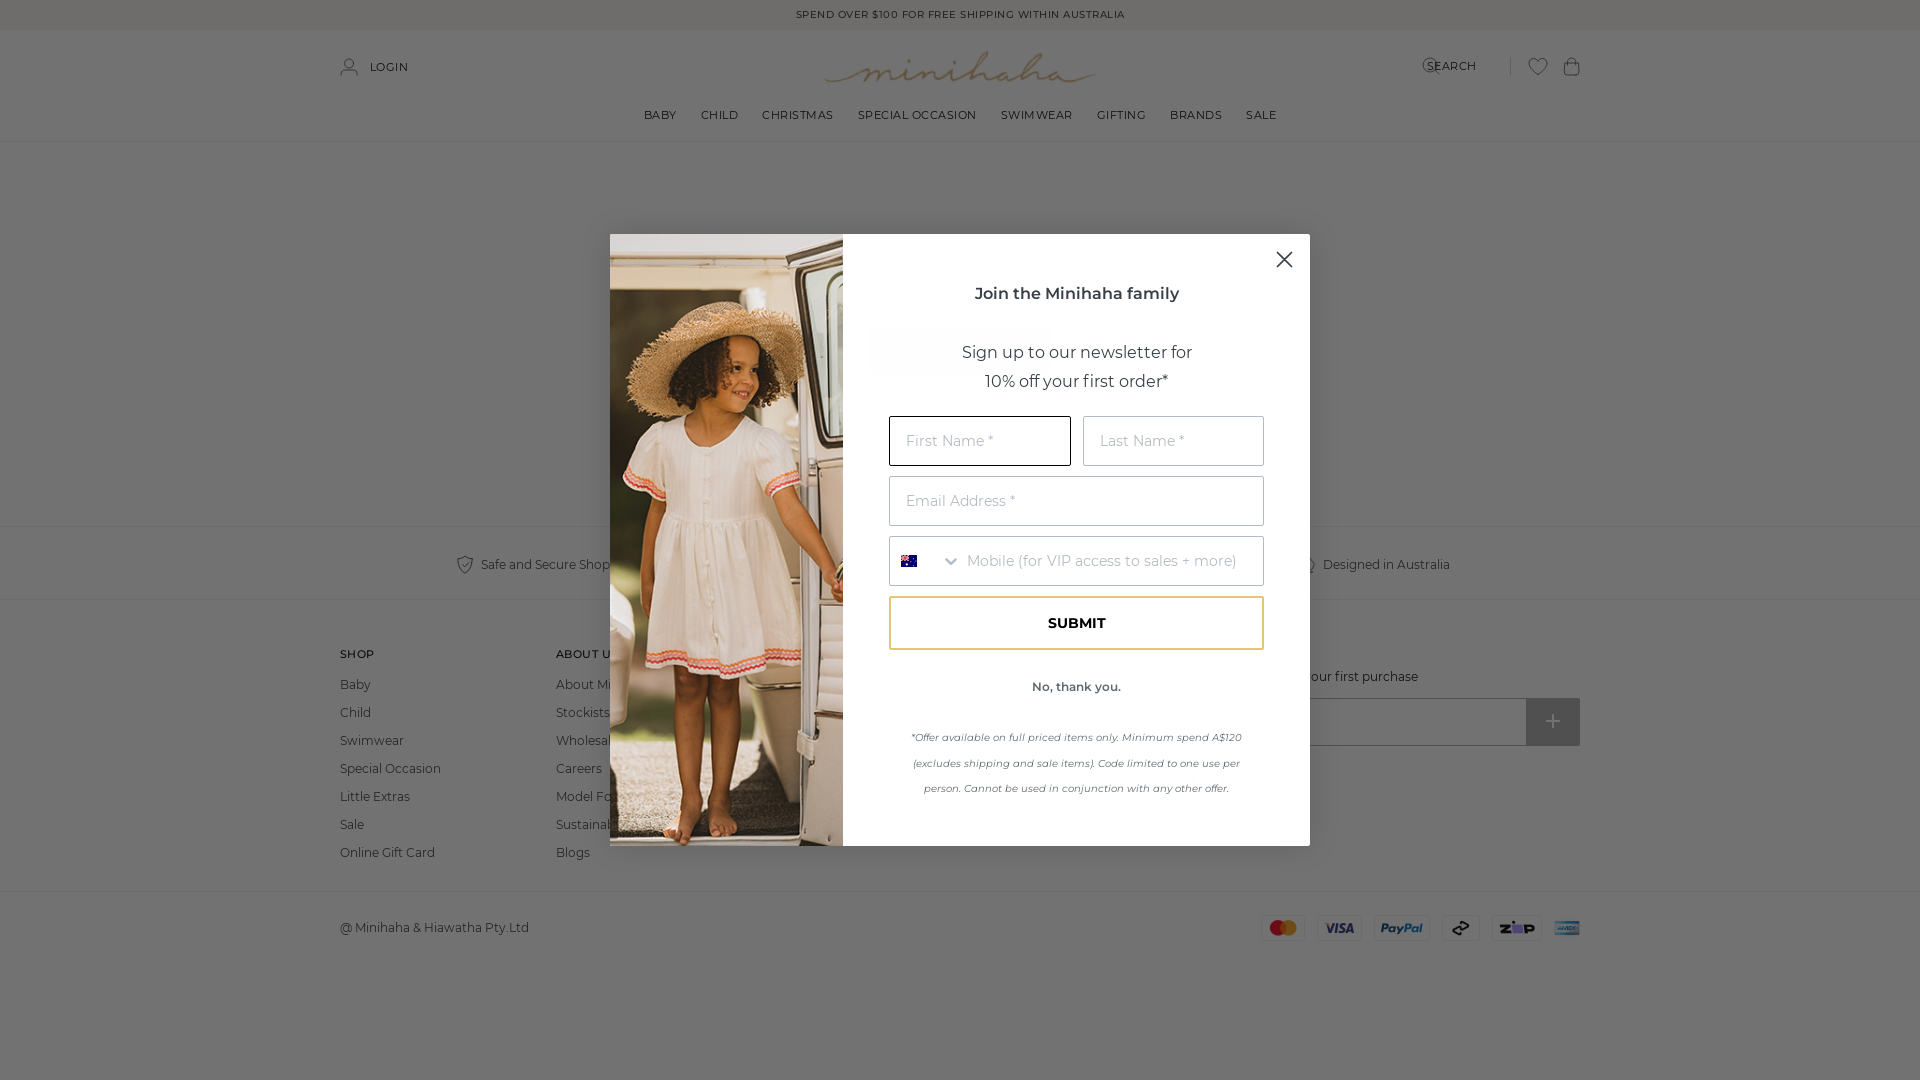  Describe the element at coordinates (340, 740) in the screenshot. I see `'Swimwear'` at that location.